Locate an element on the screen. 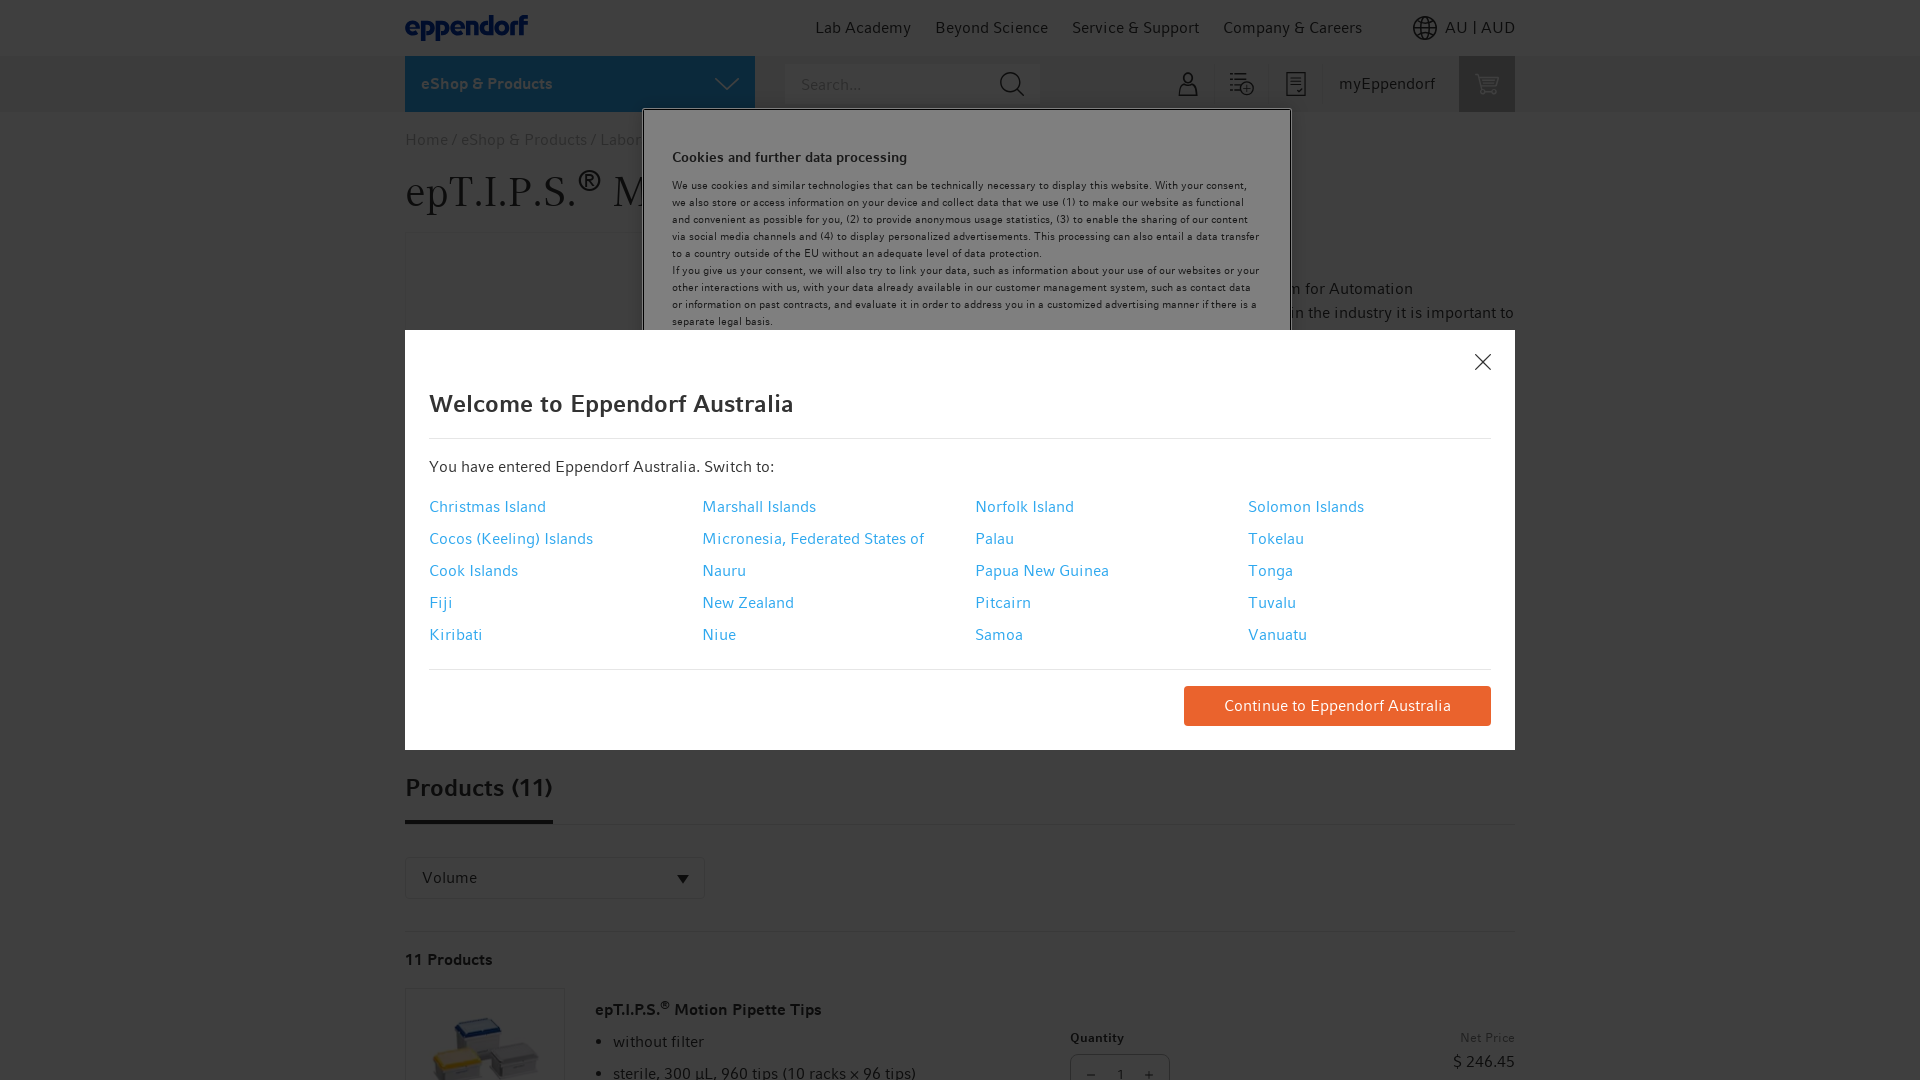 This screenshot has height=1080, width=1920. 'Quote' is located at coordinates (1296, 83).